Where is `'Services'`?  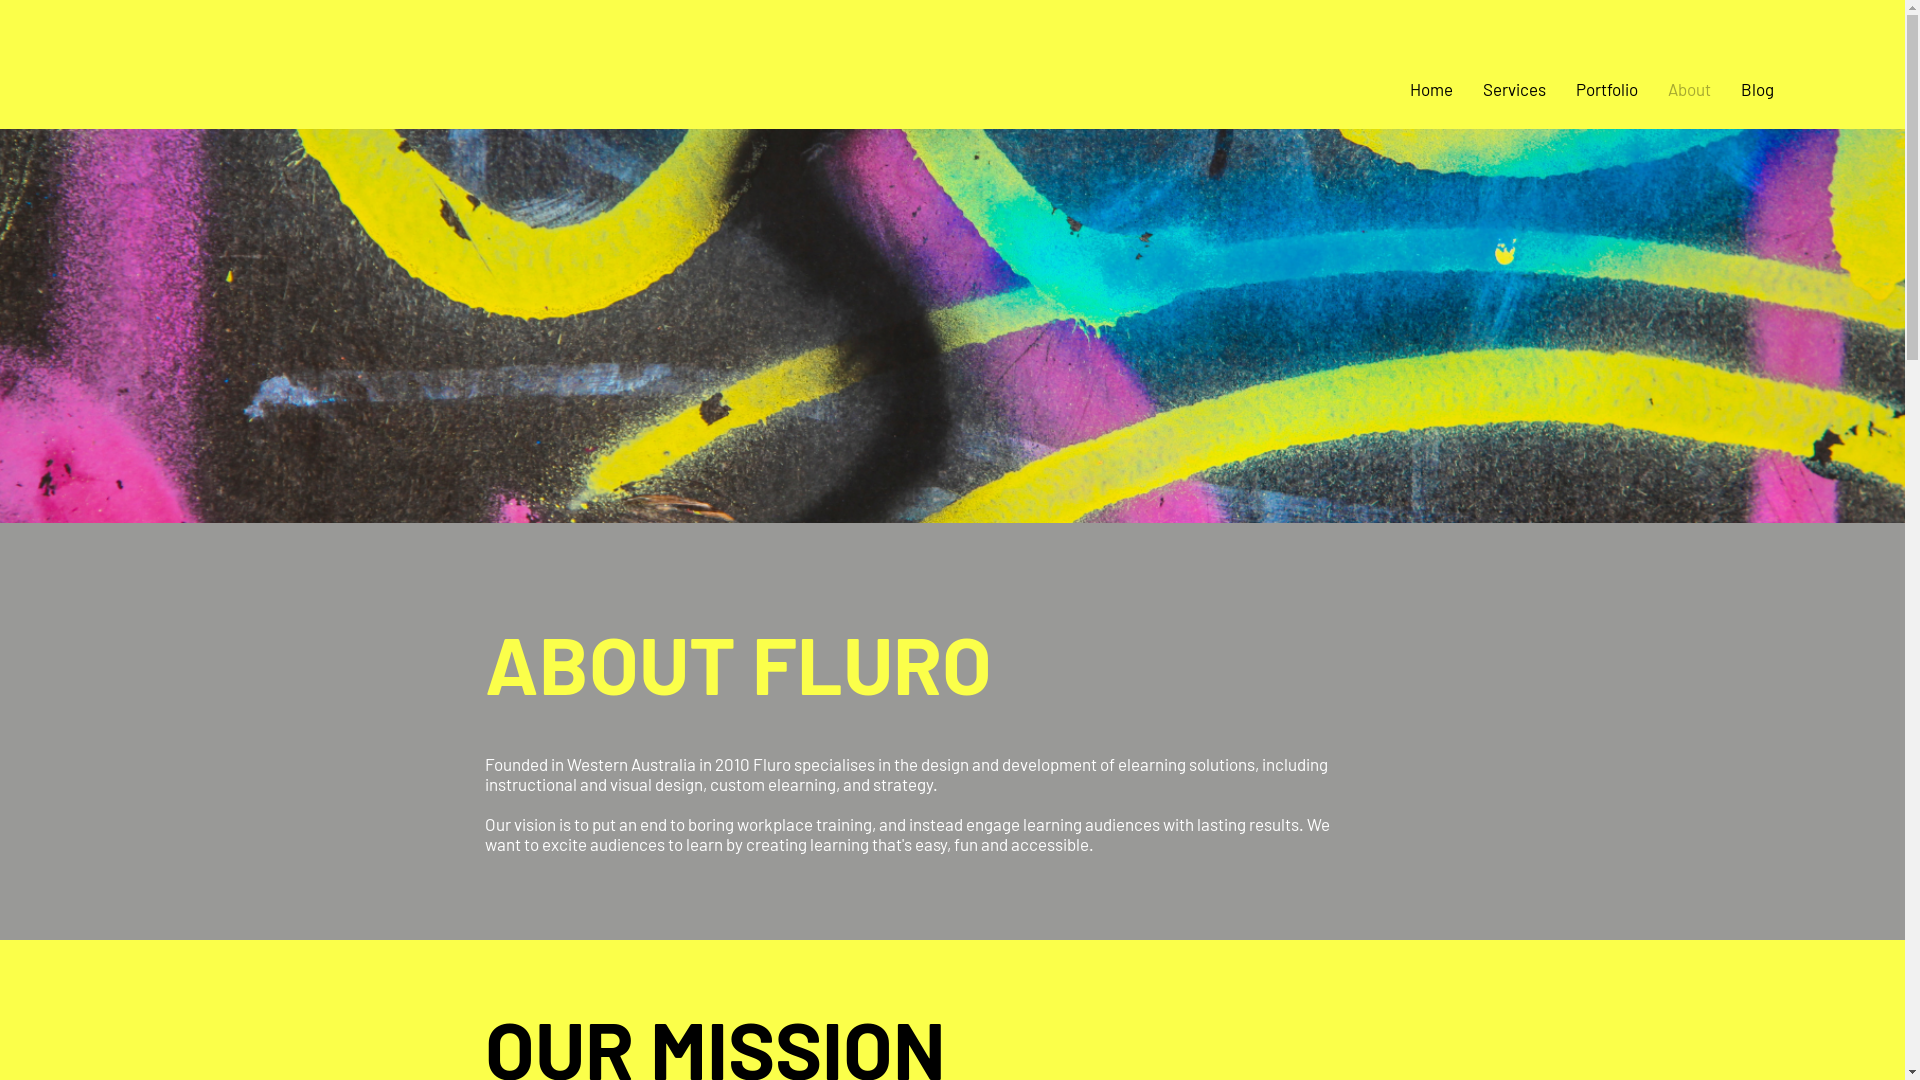
'Services' is located at coordinates (1514, 87).